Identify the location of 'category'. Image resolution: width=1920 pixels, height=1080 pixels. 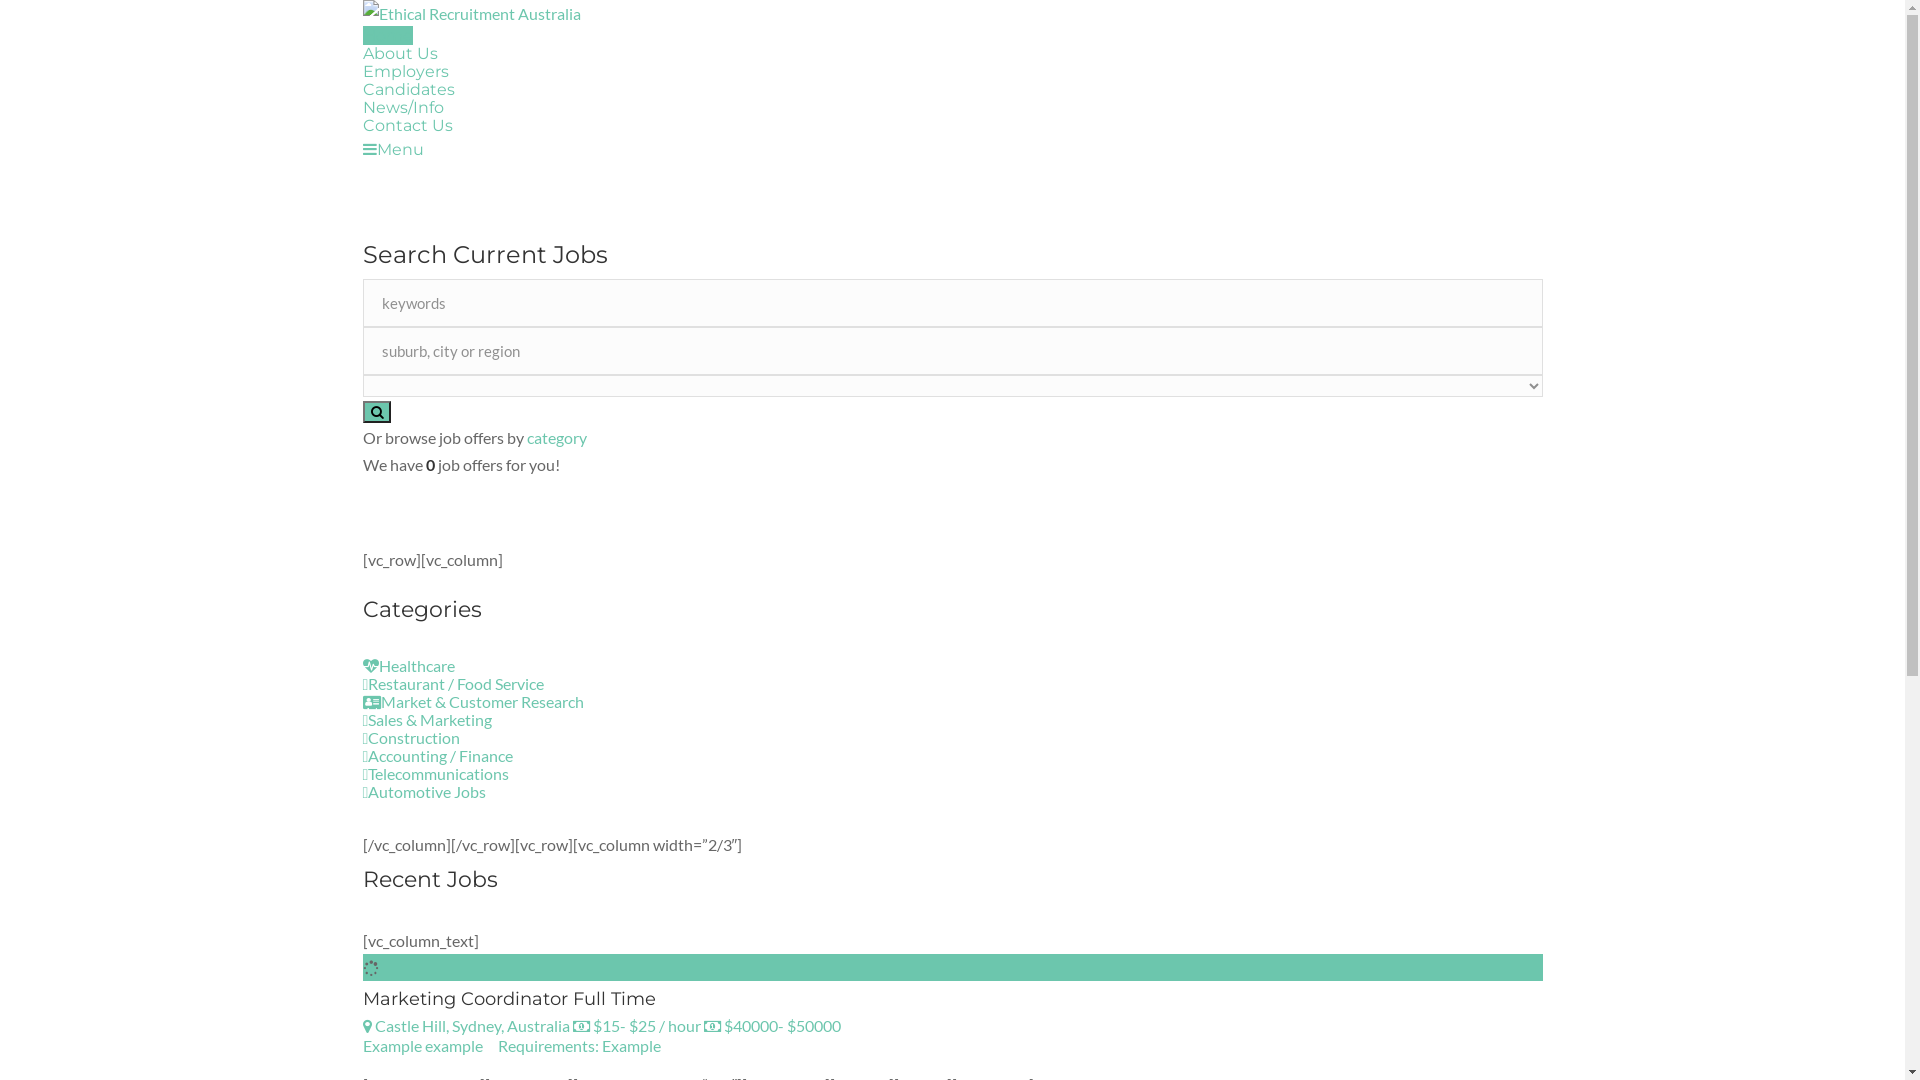
(556, 436).